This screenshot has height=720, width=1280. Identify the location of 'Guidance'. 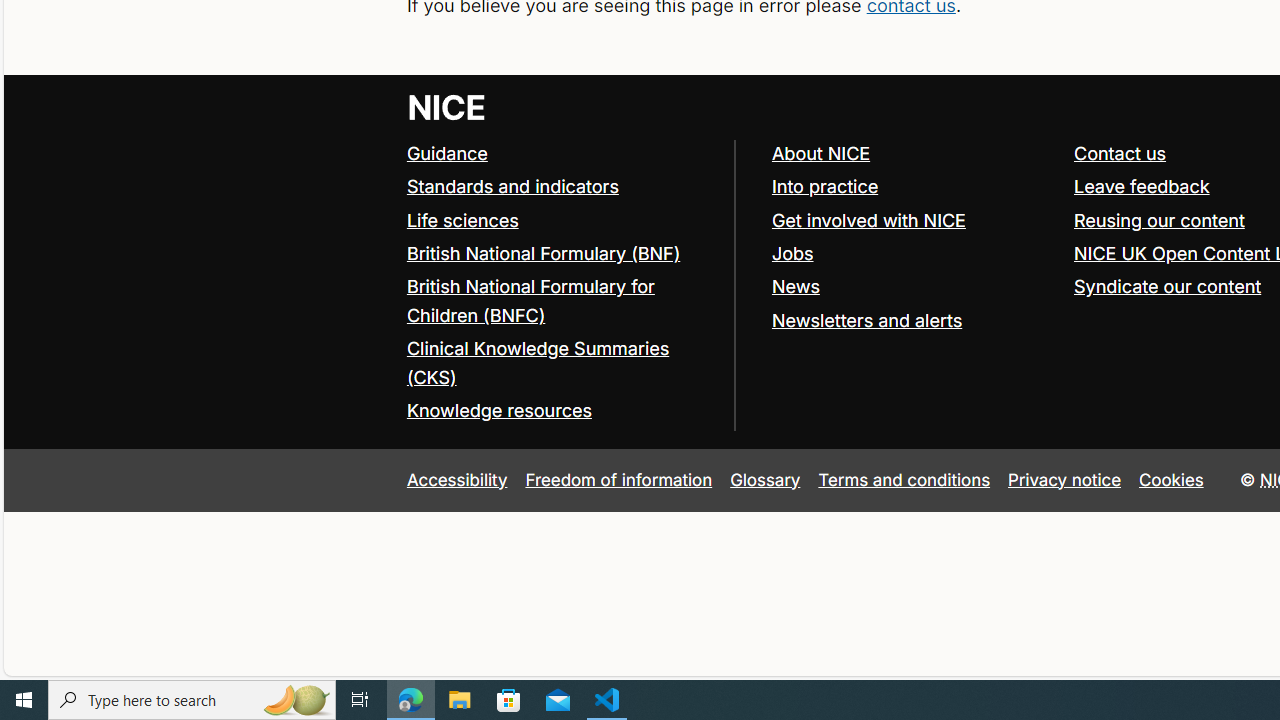
(445, 152).